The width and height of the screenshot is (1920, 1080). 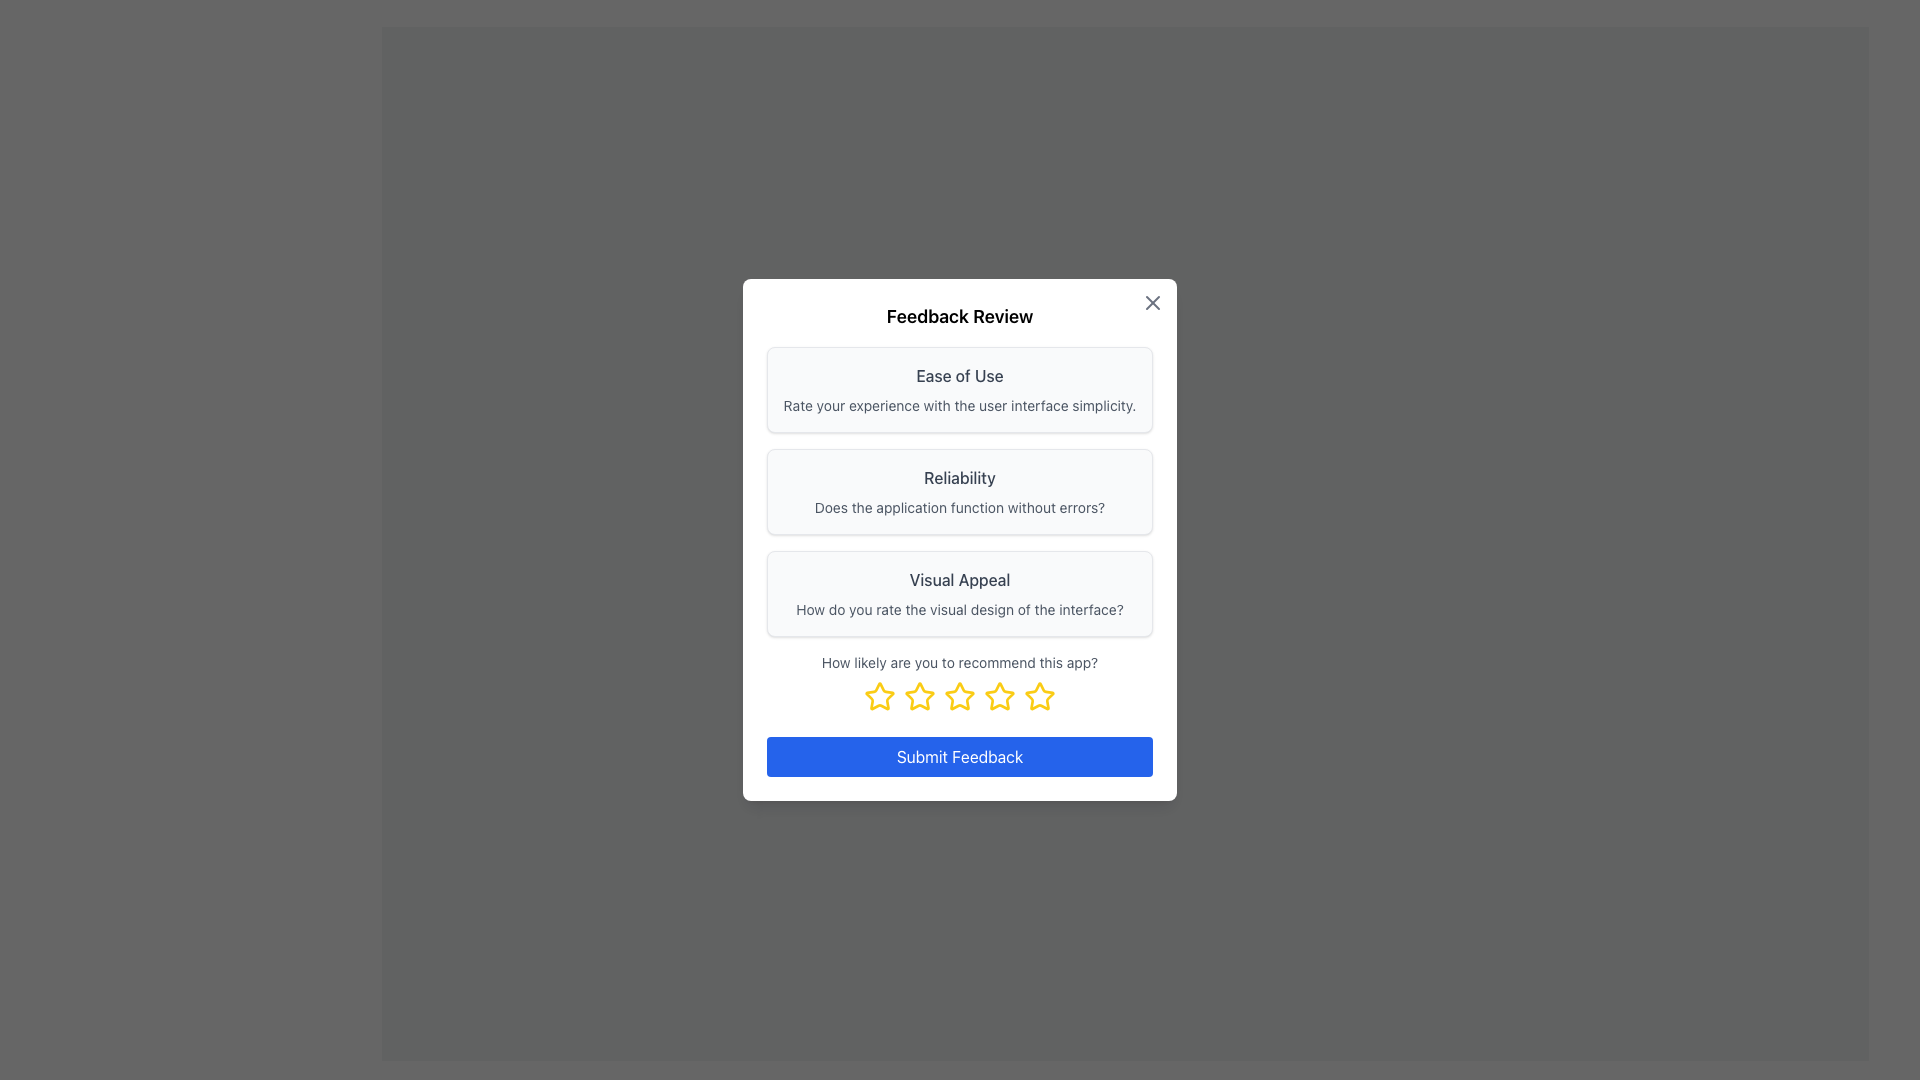 I want to click on across the five star icons in the Rating scale asking 'How likely are you, so click(x=960, y=681).